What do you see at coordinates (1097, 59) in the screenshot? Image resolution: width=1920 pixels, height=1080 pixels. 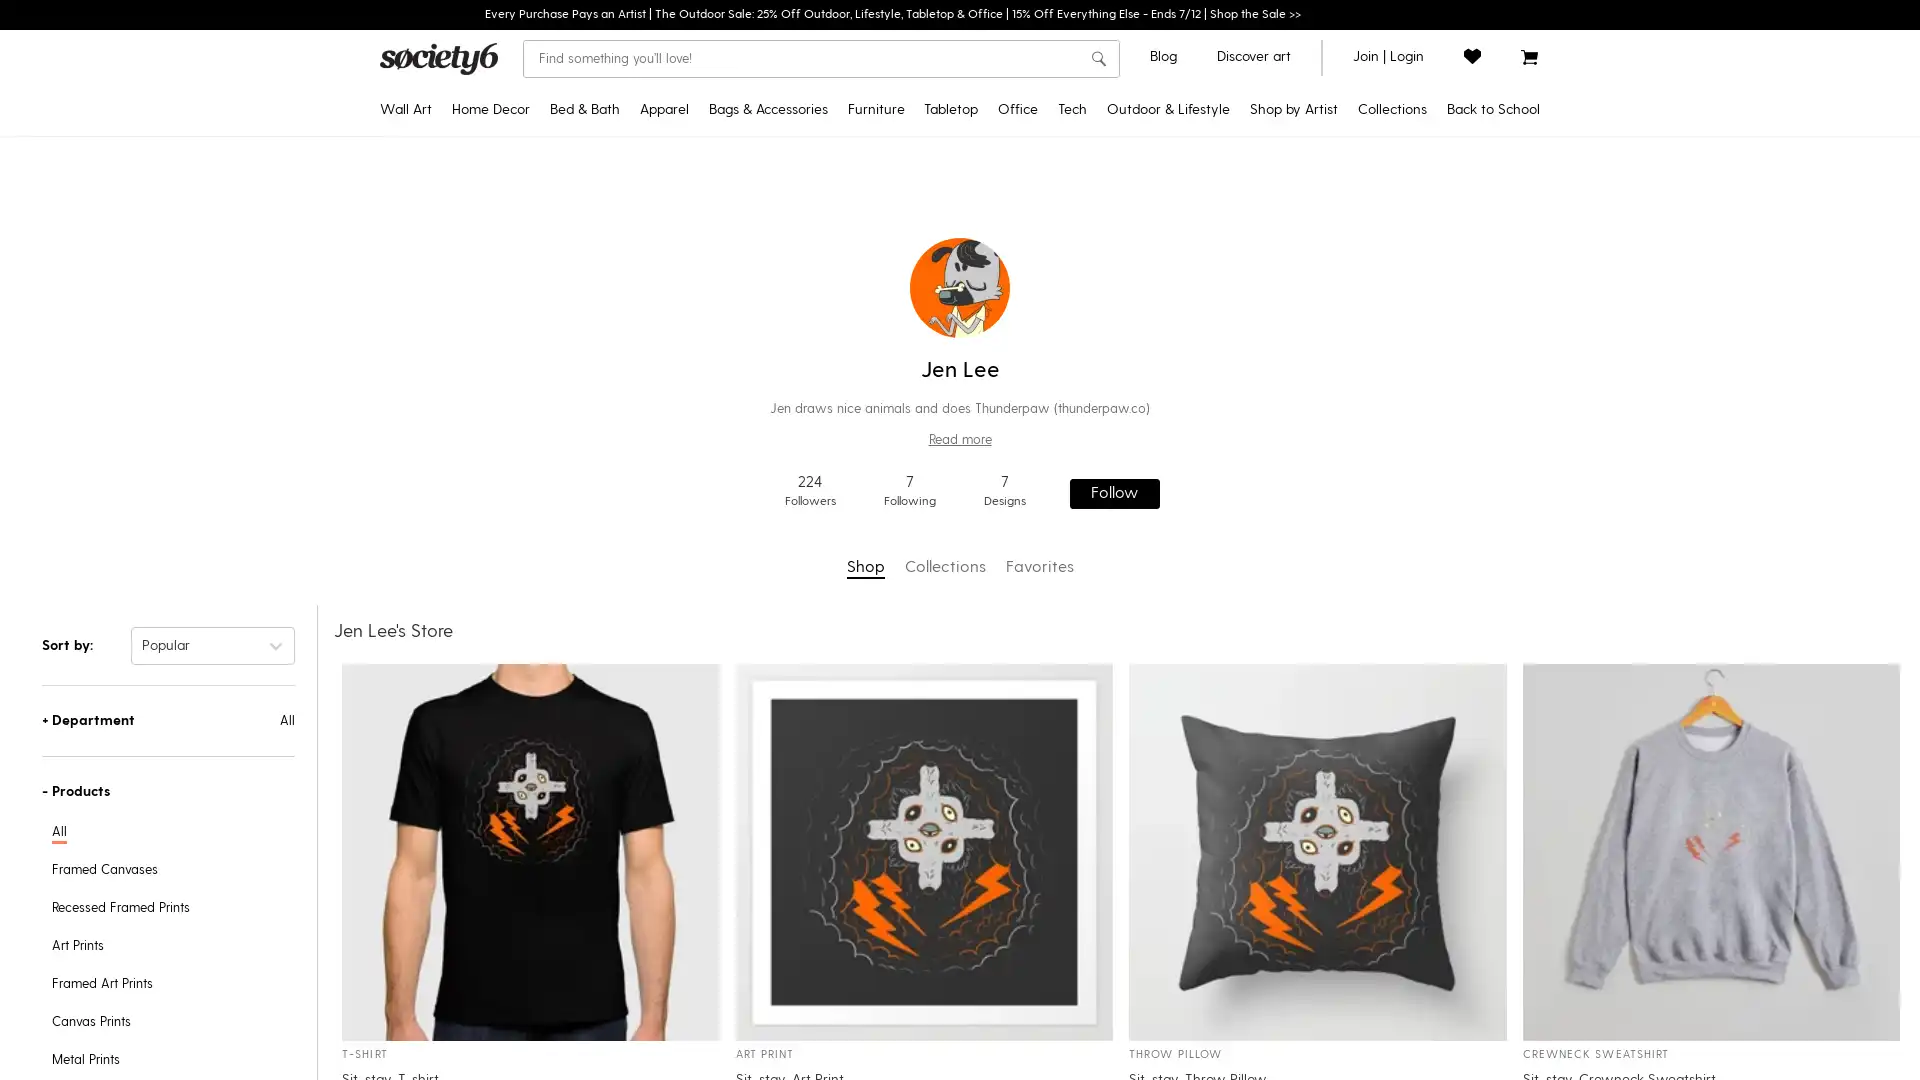 I see `search button` at bounding box center [1097, 59].